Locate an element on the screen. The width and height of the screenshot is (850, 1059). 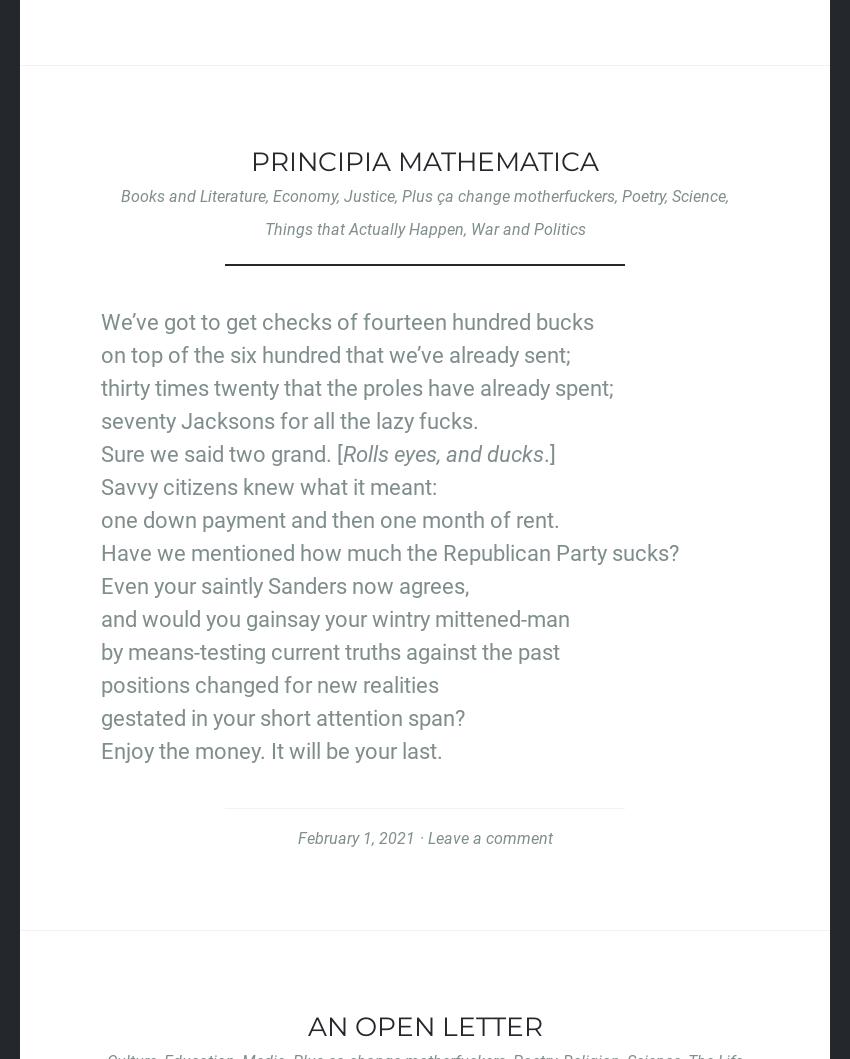
'Justice' is located at coordinates (368, 195).